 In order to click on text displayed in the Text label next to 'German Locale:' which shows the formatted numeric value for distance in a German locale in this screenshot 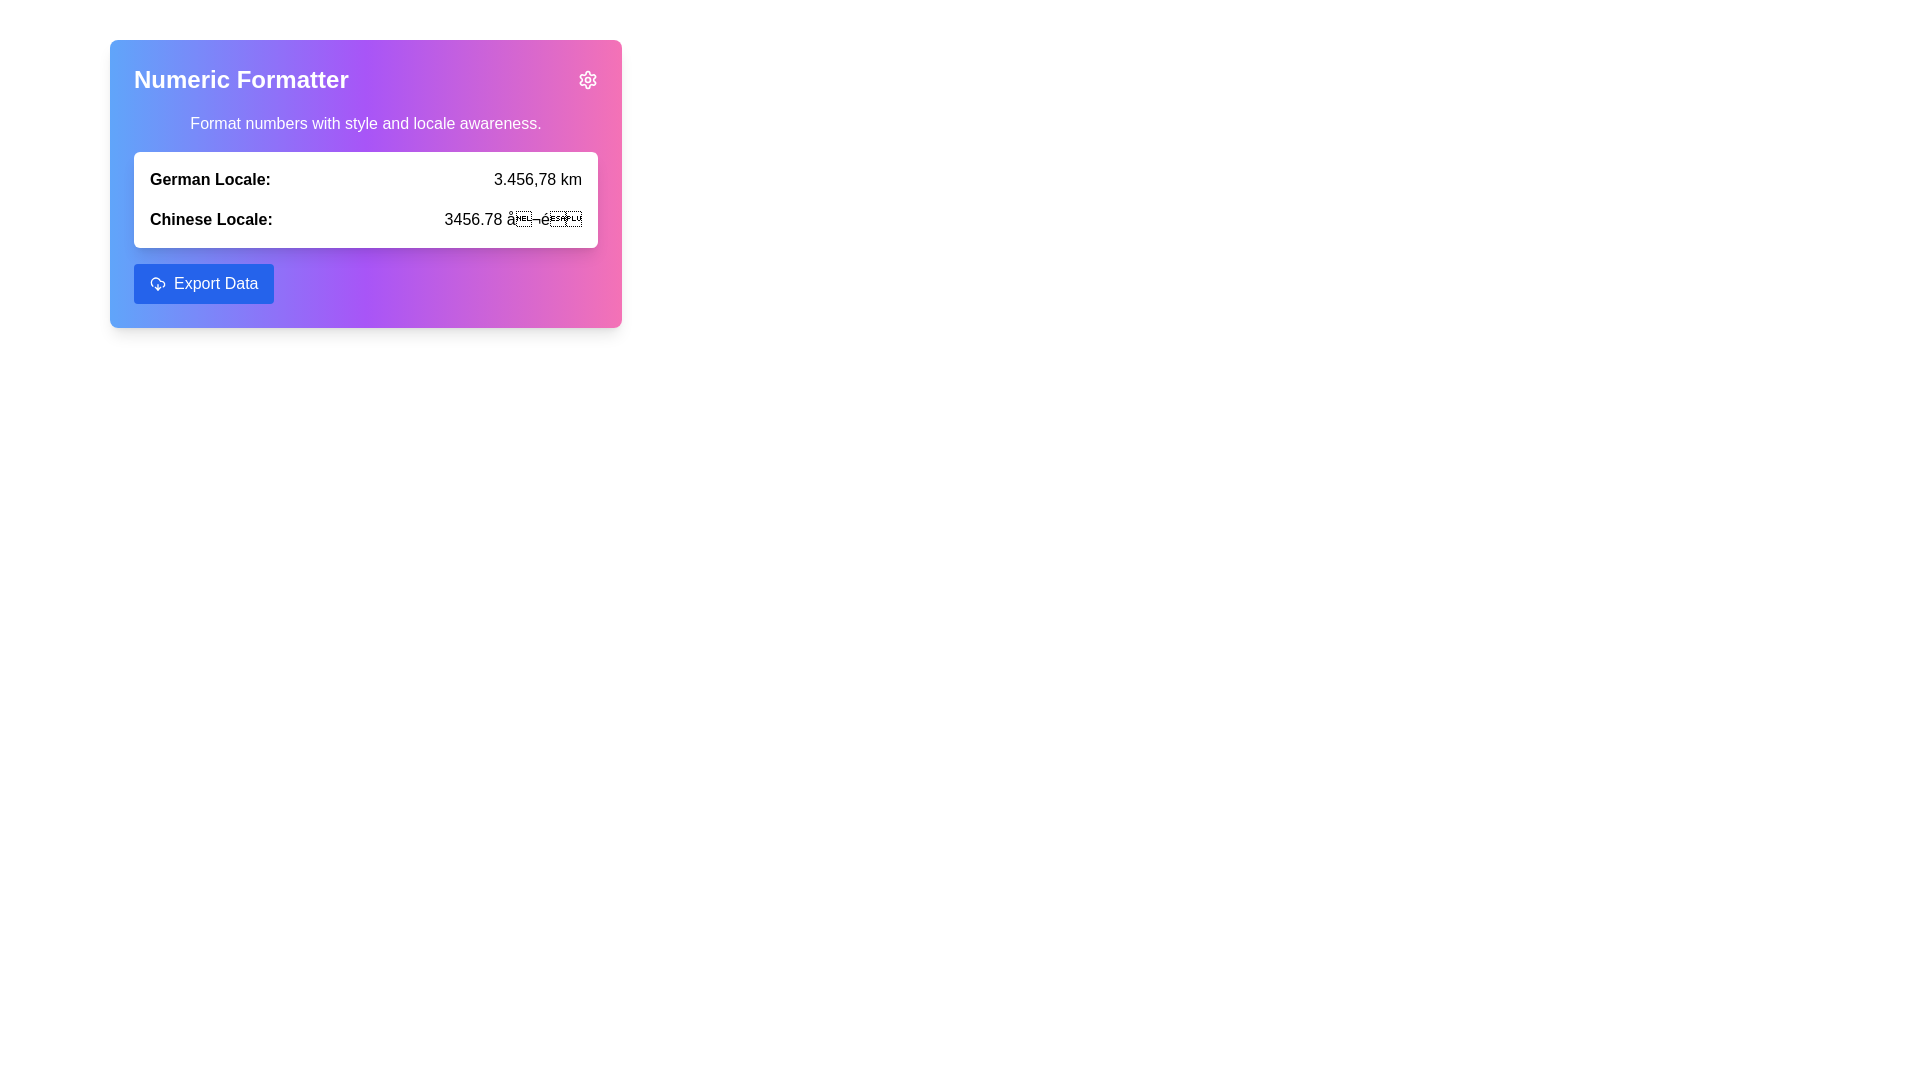, I will do `click(537, 180)`.